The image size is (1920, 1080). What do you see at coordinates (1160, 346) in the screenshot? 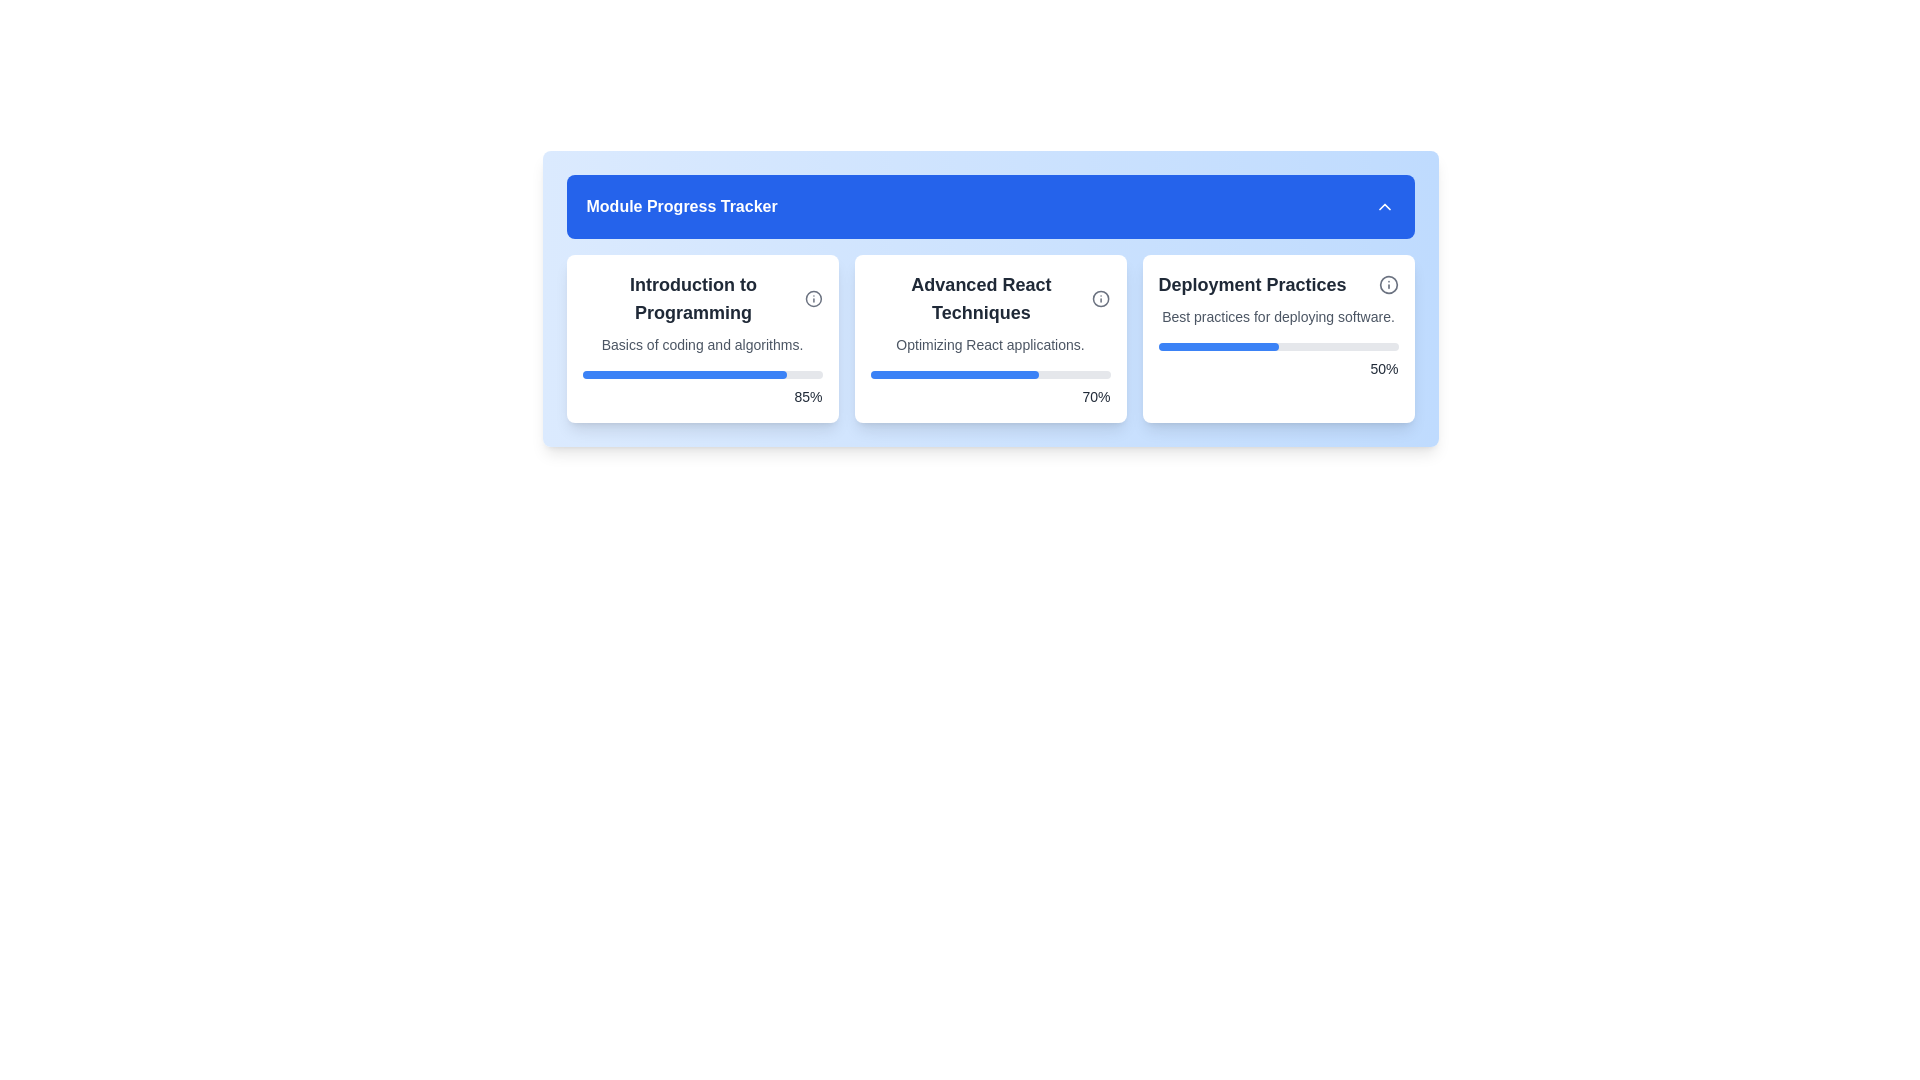
I see `the progress level` at bounding box center [1160, 346].